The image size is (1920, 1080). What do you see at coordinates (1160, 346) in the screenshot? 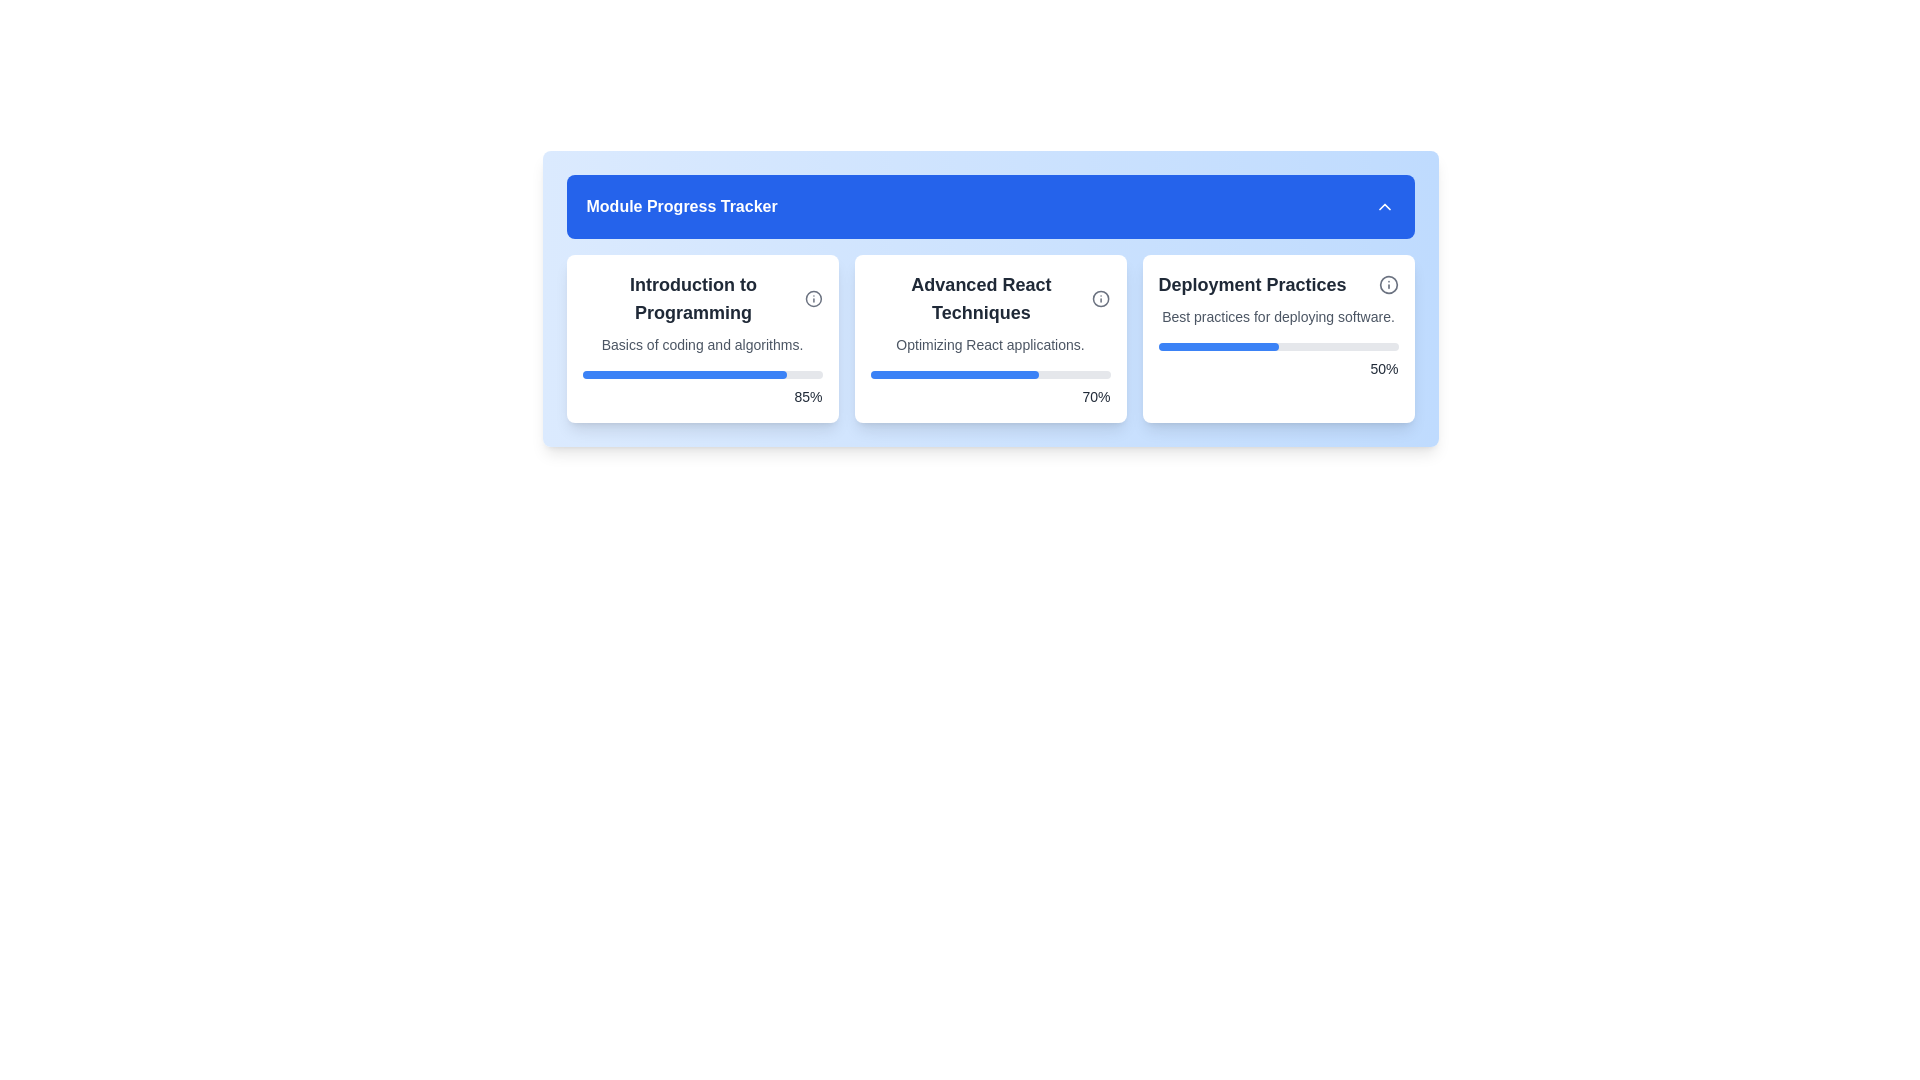
I see `the progress level` at bounding box center [1160, 346].